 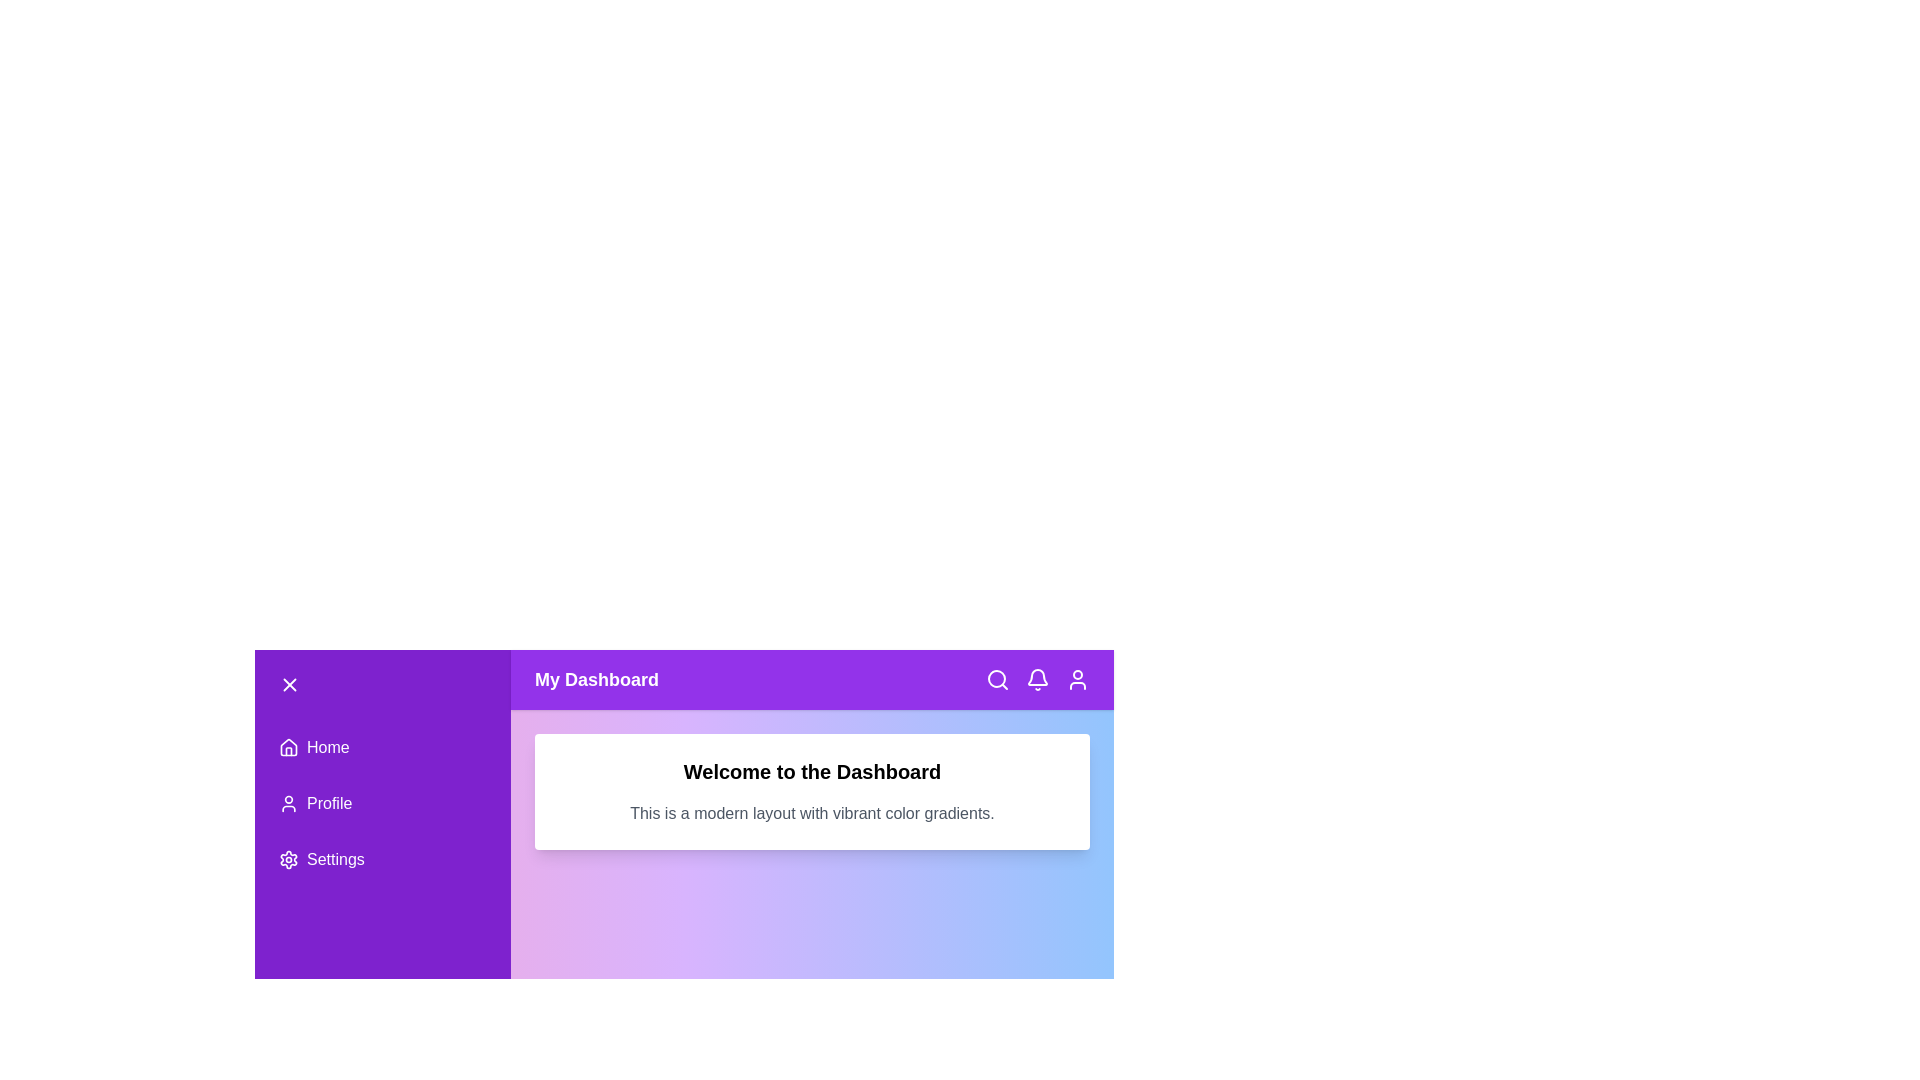 What do you see at coordinates (1077, 678) in the screenshot?
I see `the user profile icon located at the top-right corner of the app bar` at bounding box center [1077, 678].